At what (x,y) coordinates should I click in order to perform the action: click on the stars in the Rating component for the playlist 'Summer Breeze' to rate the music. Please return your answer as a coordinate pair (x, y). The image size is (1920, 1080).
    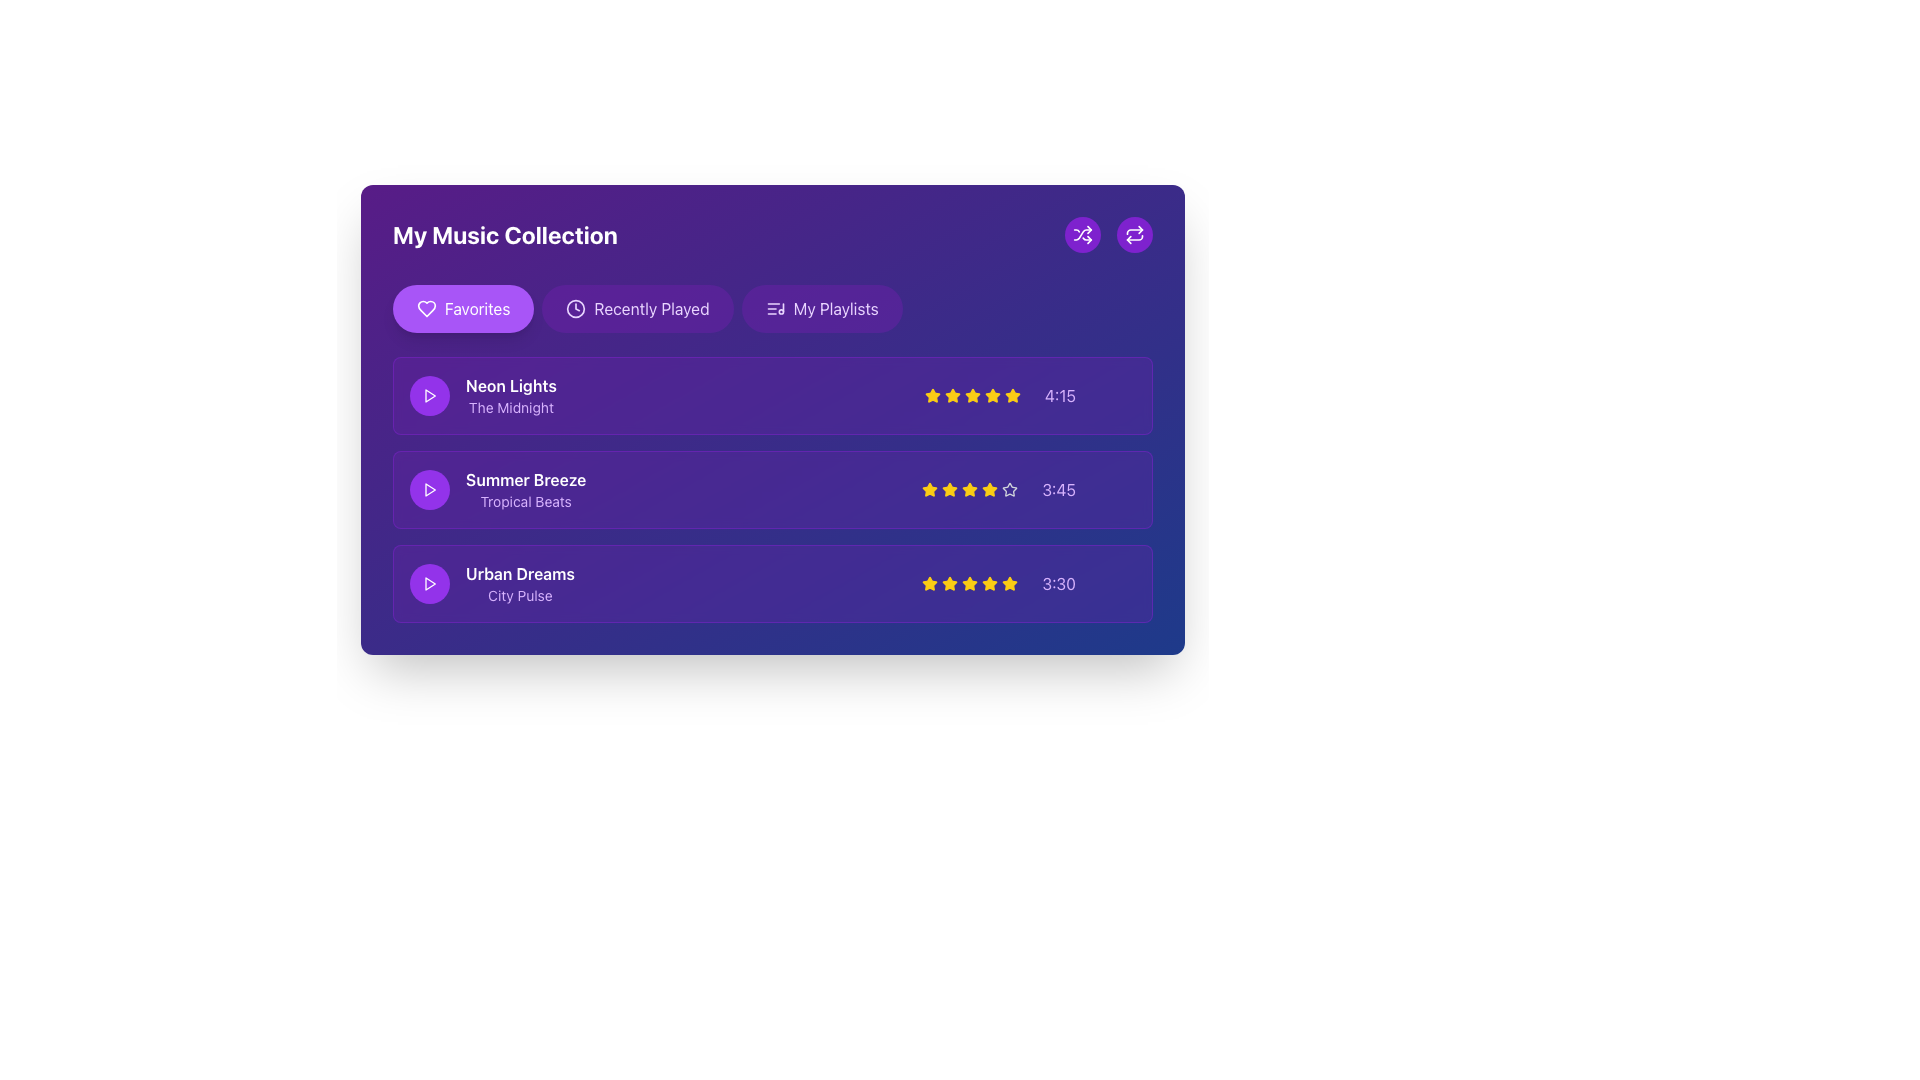
    Looking at the image, I should click on (1029, 489).